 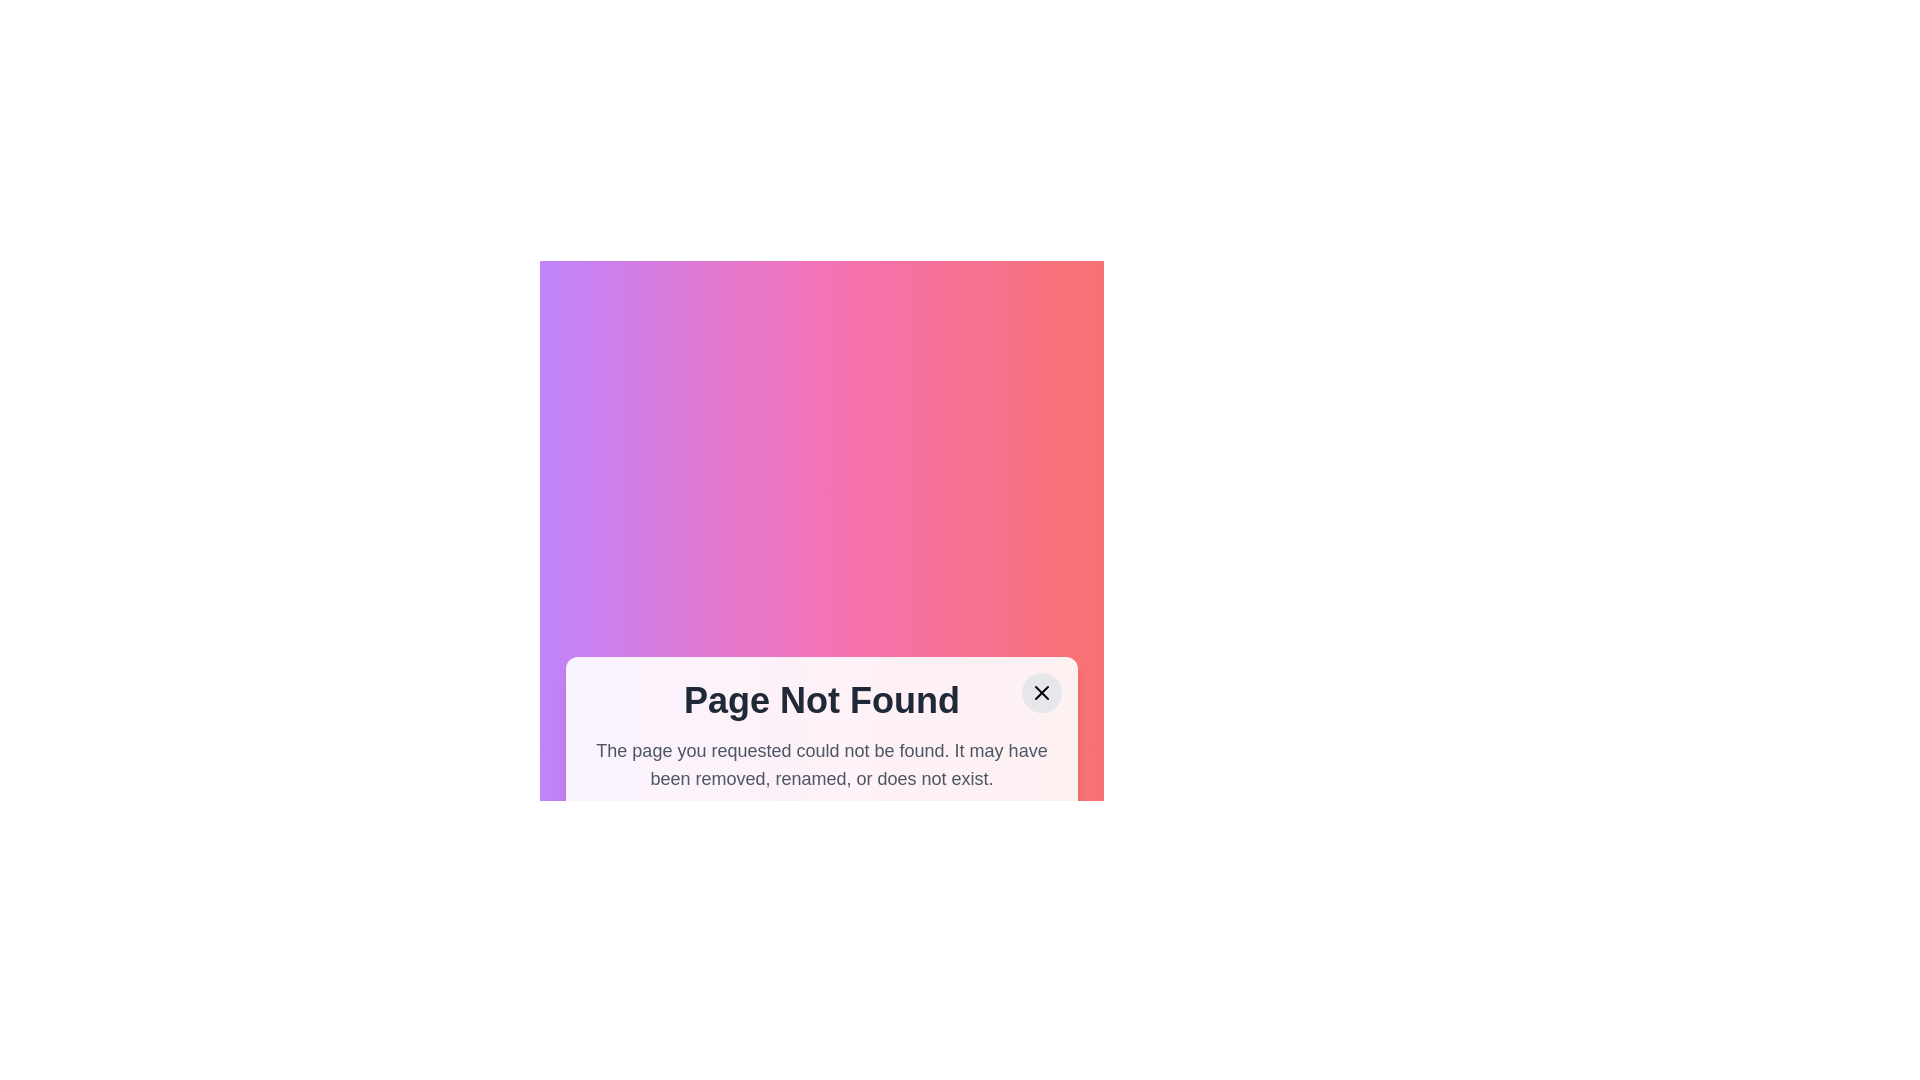 I want to click on the close button represented by an 'X' icon located at the top right corner of the dialog box, so click(x=1040, y=690).